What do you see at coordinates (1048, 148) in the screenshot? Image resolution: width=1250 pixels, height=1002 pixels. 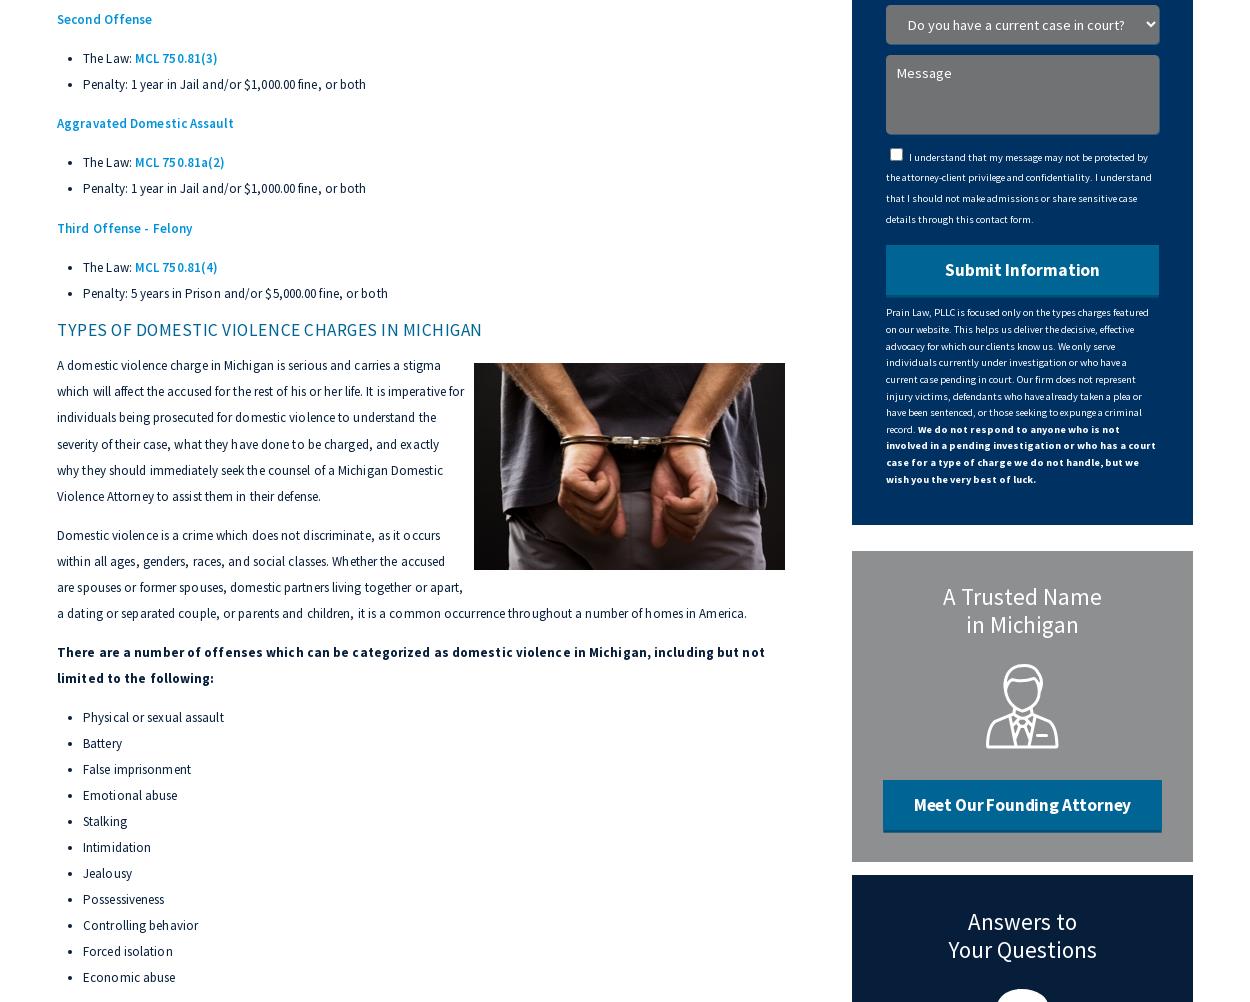 I see `'Please enter a message.'` at bounding box center [1048, 148].